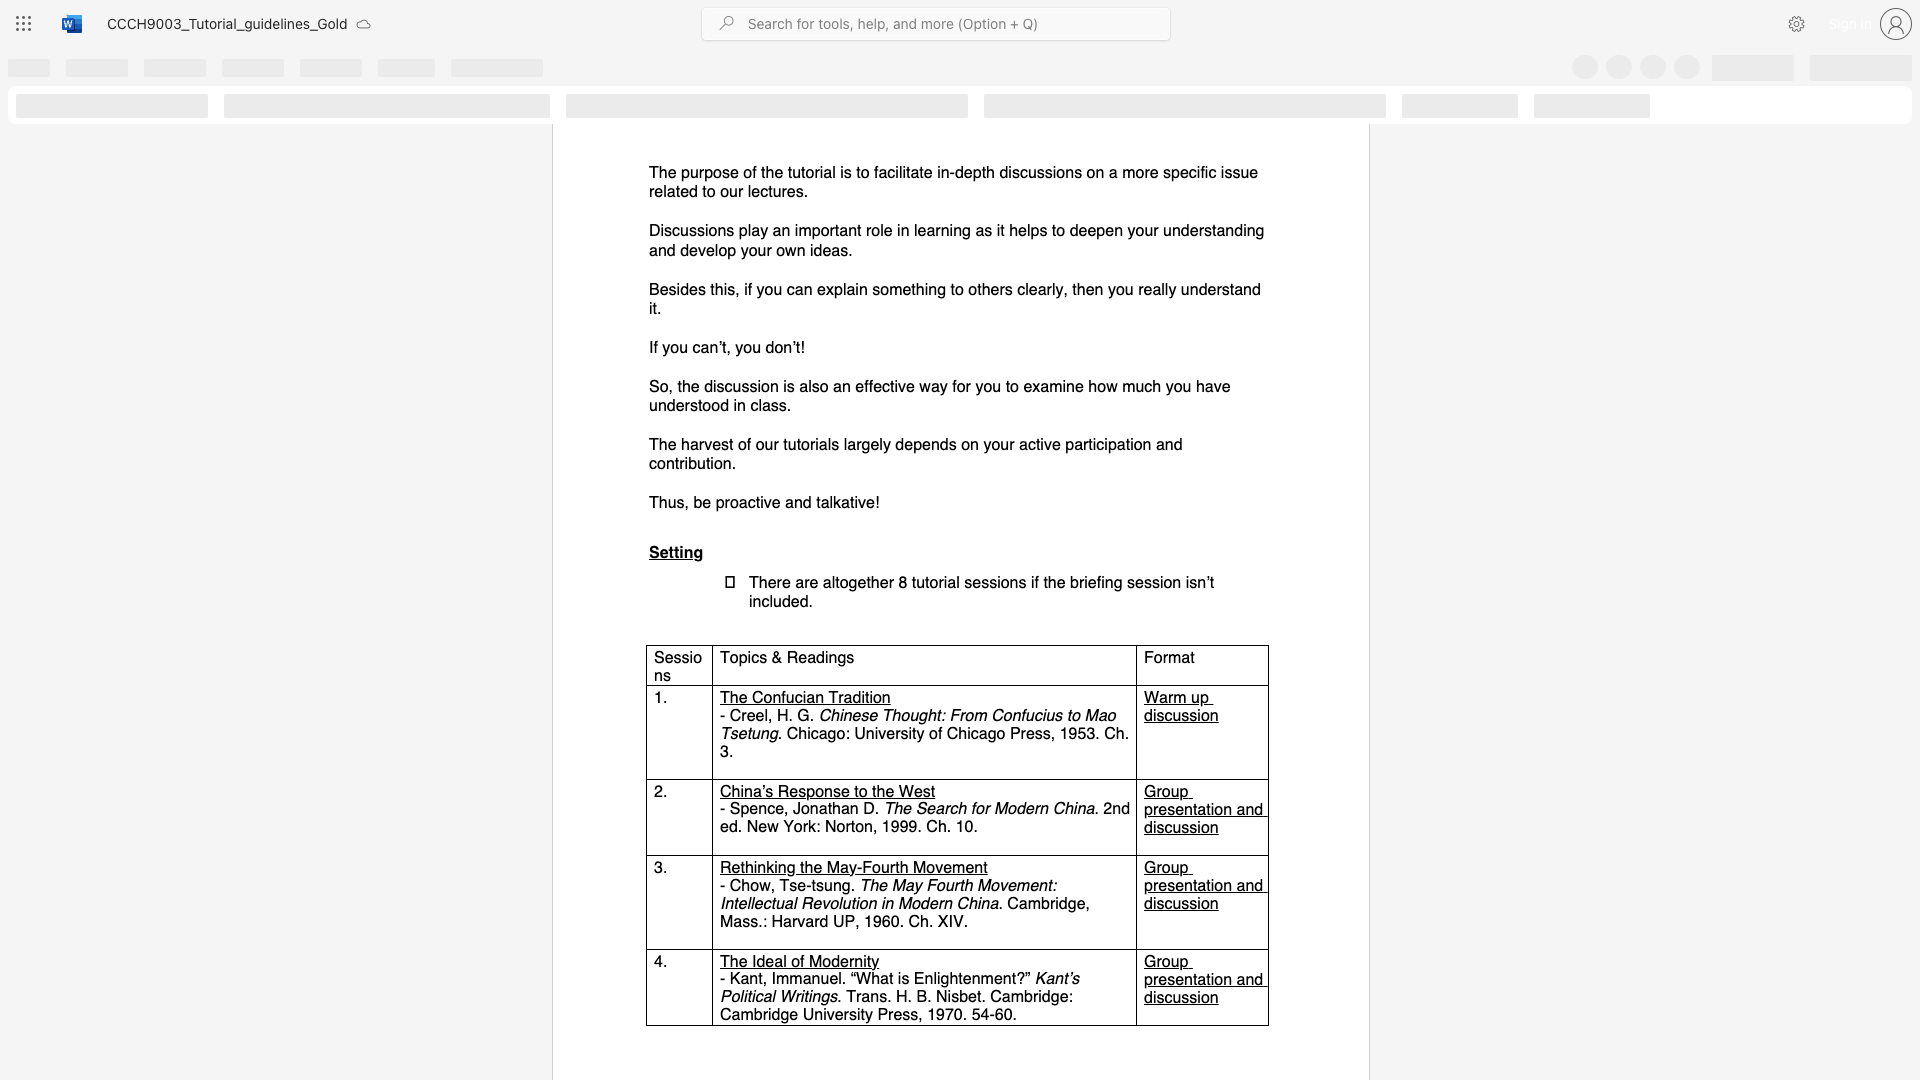 The image size is (1920, 1080). What do you see at coordinates (769, 714) in the screenshot?
I see `the 1th character "," in the text` at bounding box center [769, 714].